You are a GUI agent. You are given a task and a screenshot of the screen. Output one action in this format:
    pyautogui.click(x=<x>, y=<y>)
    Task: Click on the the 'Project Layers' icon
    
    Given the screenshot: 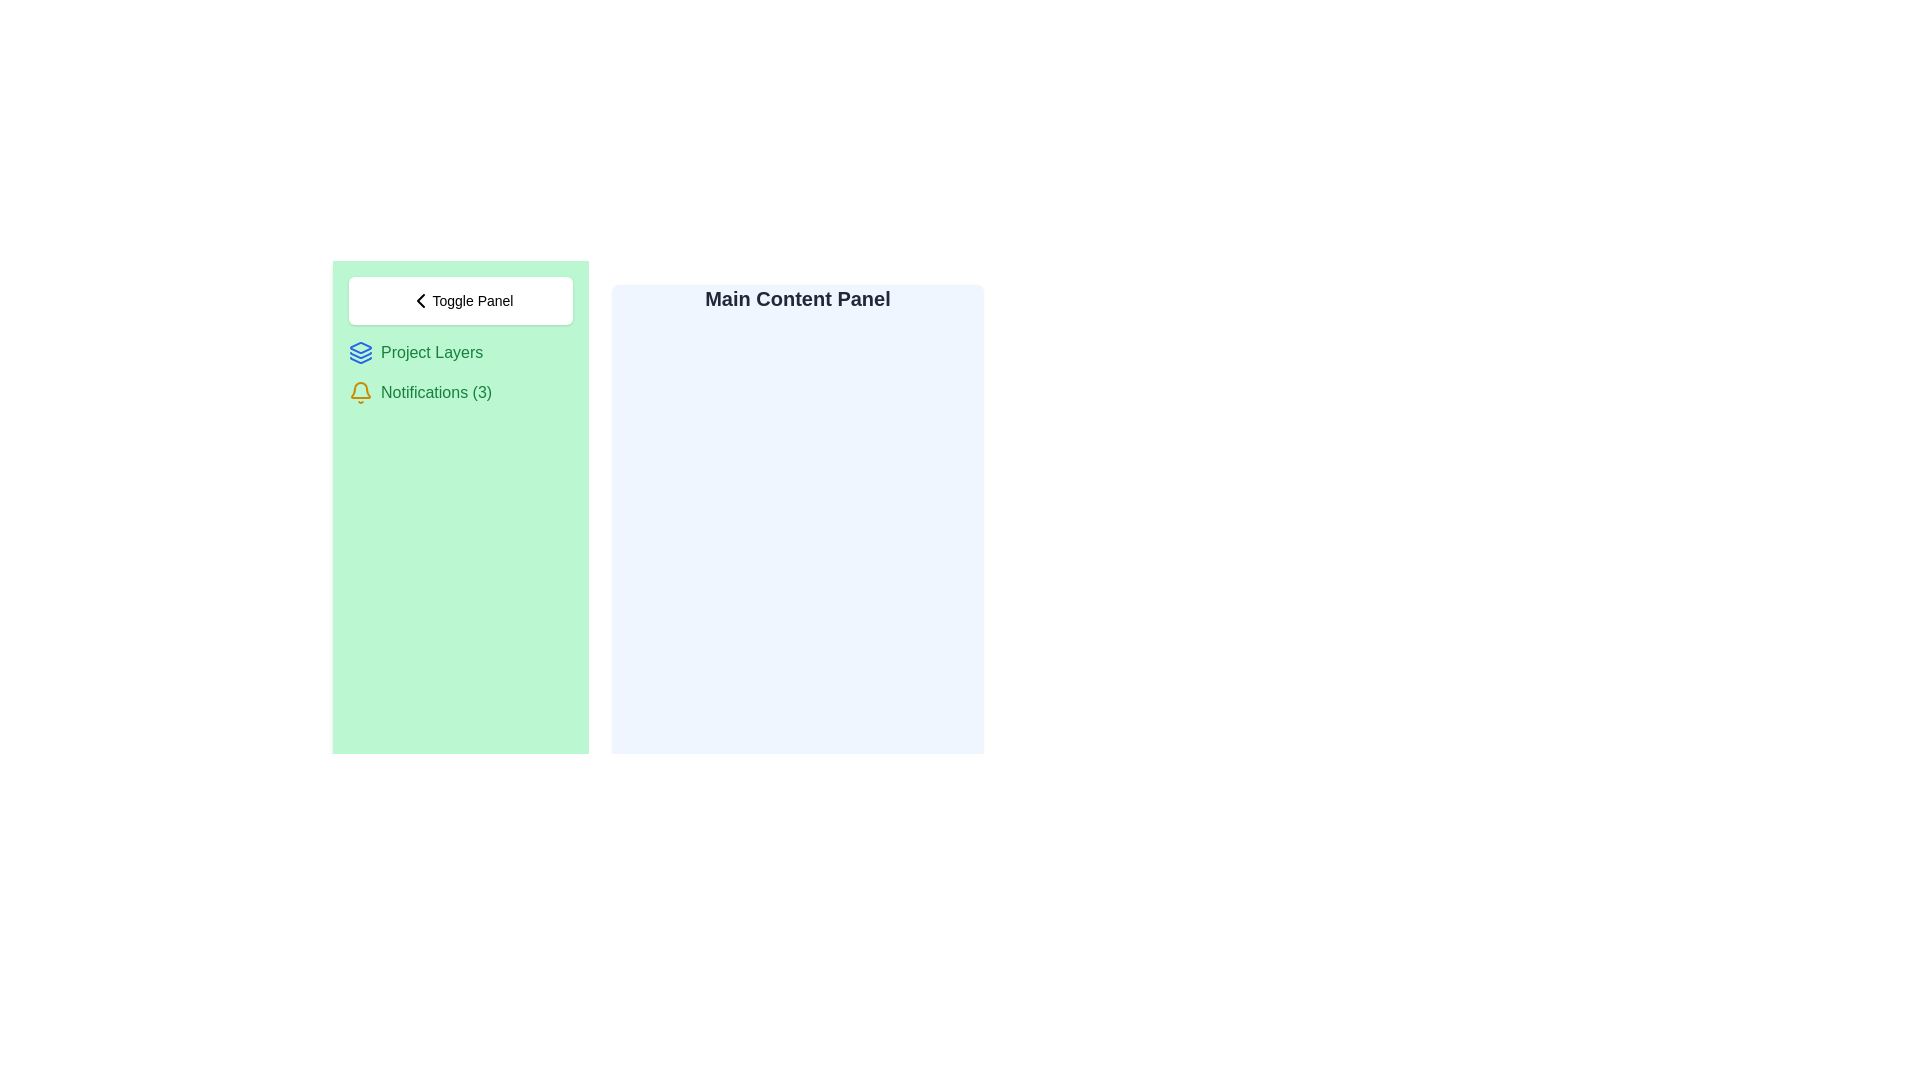 What is the action you would take?
    pyautogui.click(x=360, y=352)
    